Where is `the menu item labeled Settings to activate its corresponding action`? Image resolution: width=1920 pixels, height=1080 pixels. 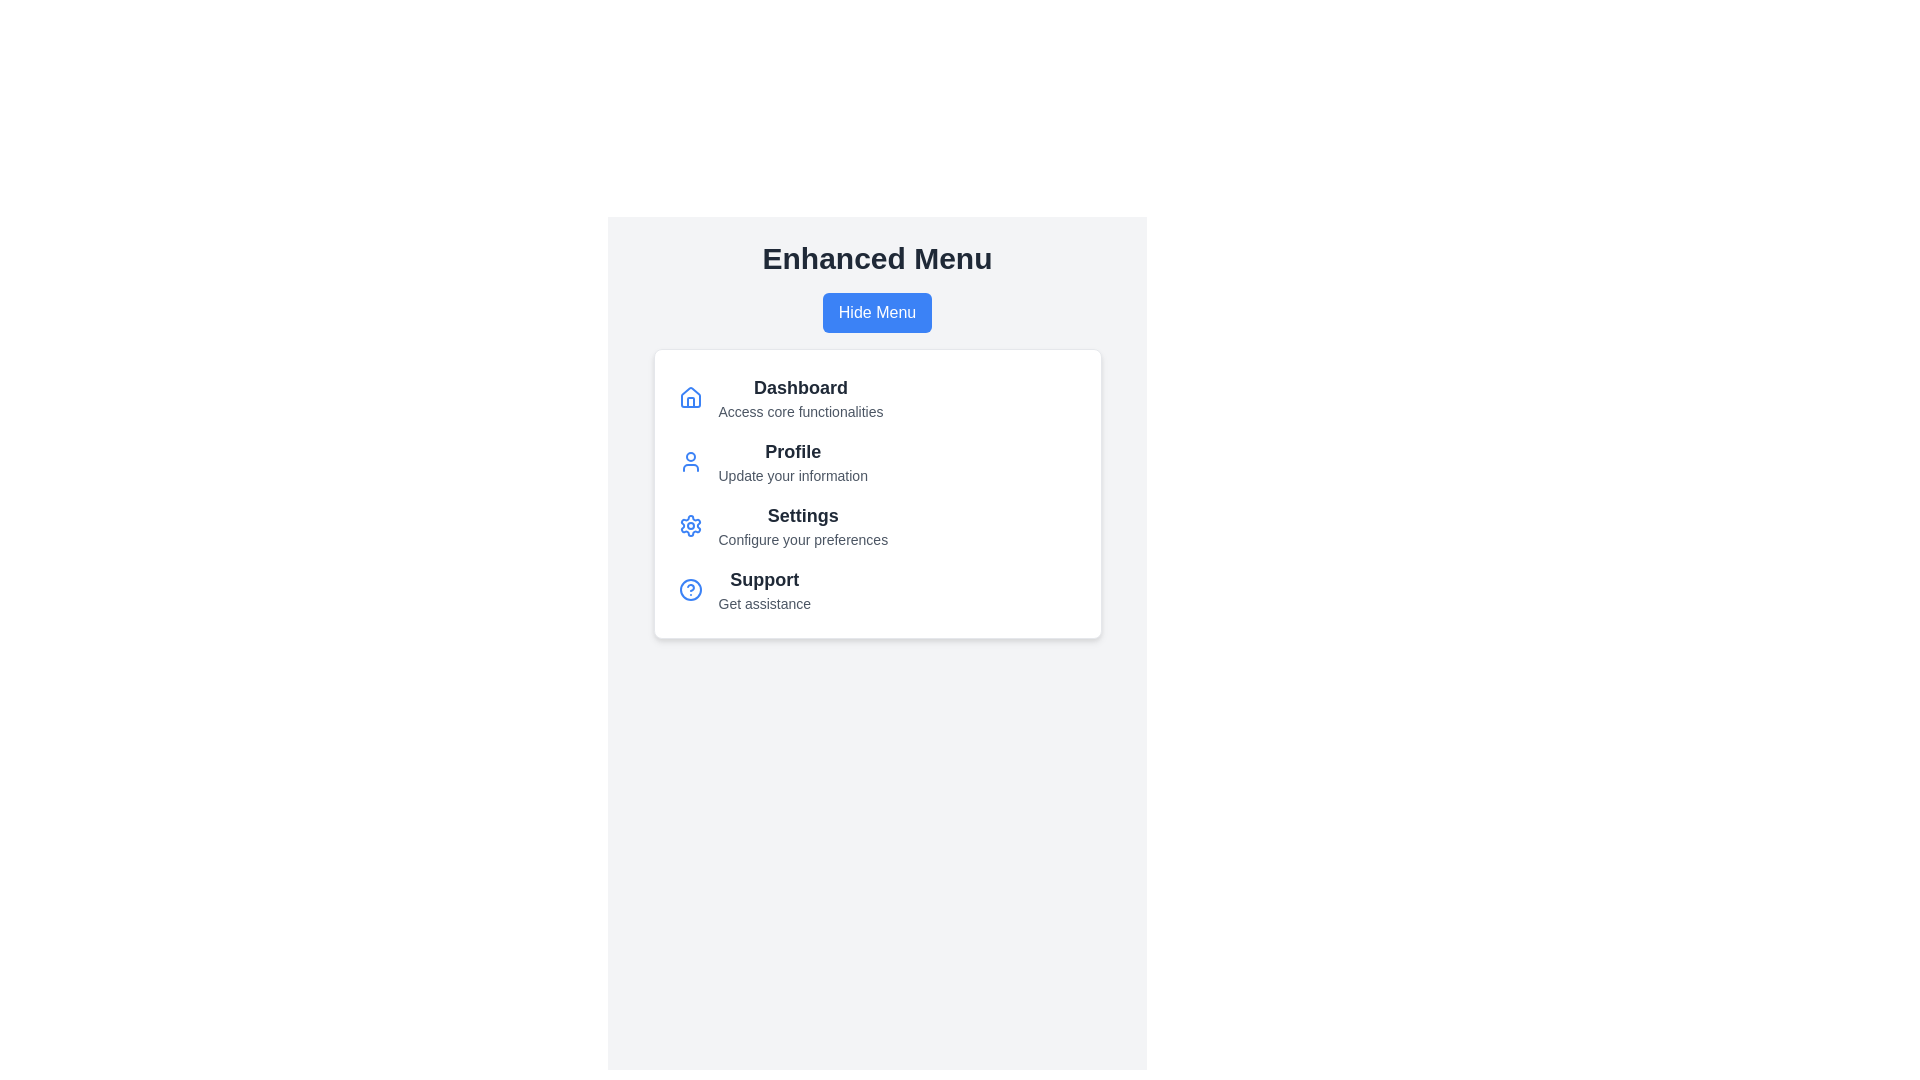
the menu item labeled Settings to activate its corresponding action is located at coordinates (803, 515).